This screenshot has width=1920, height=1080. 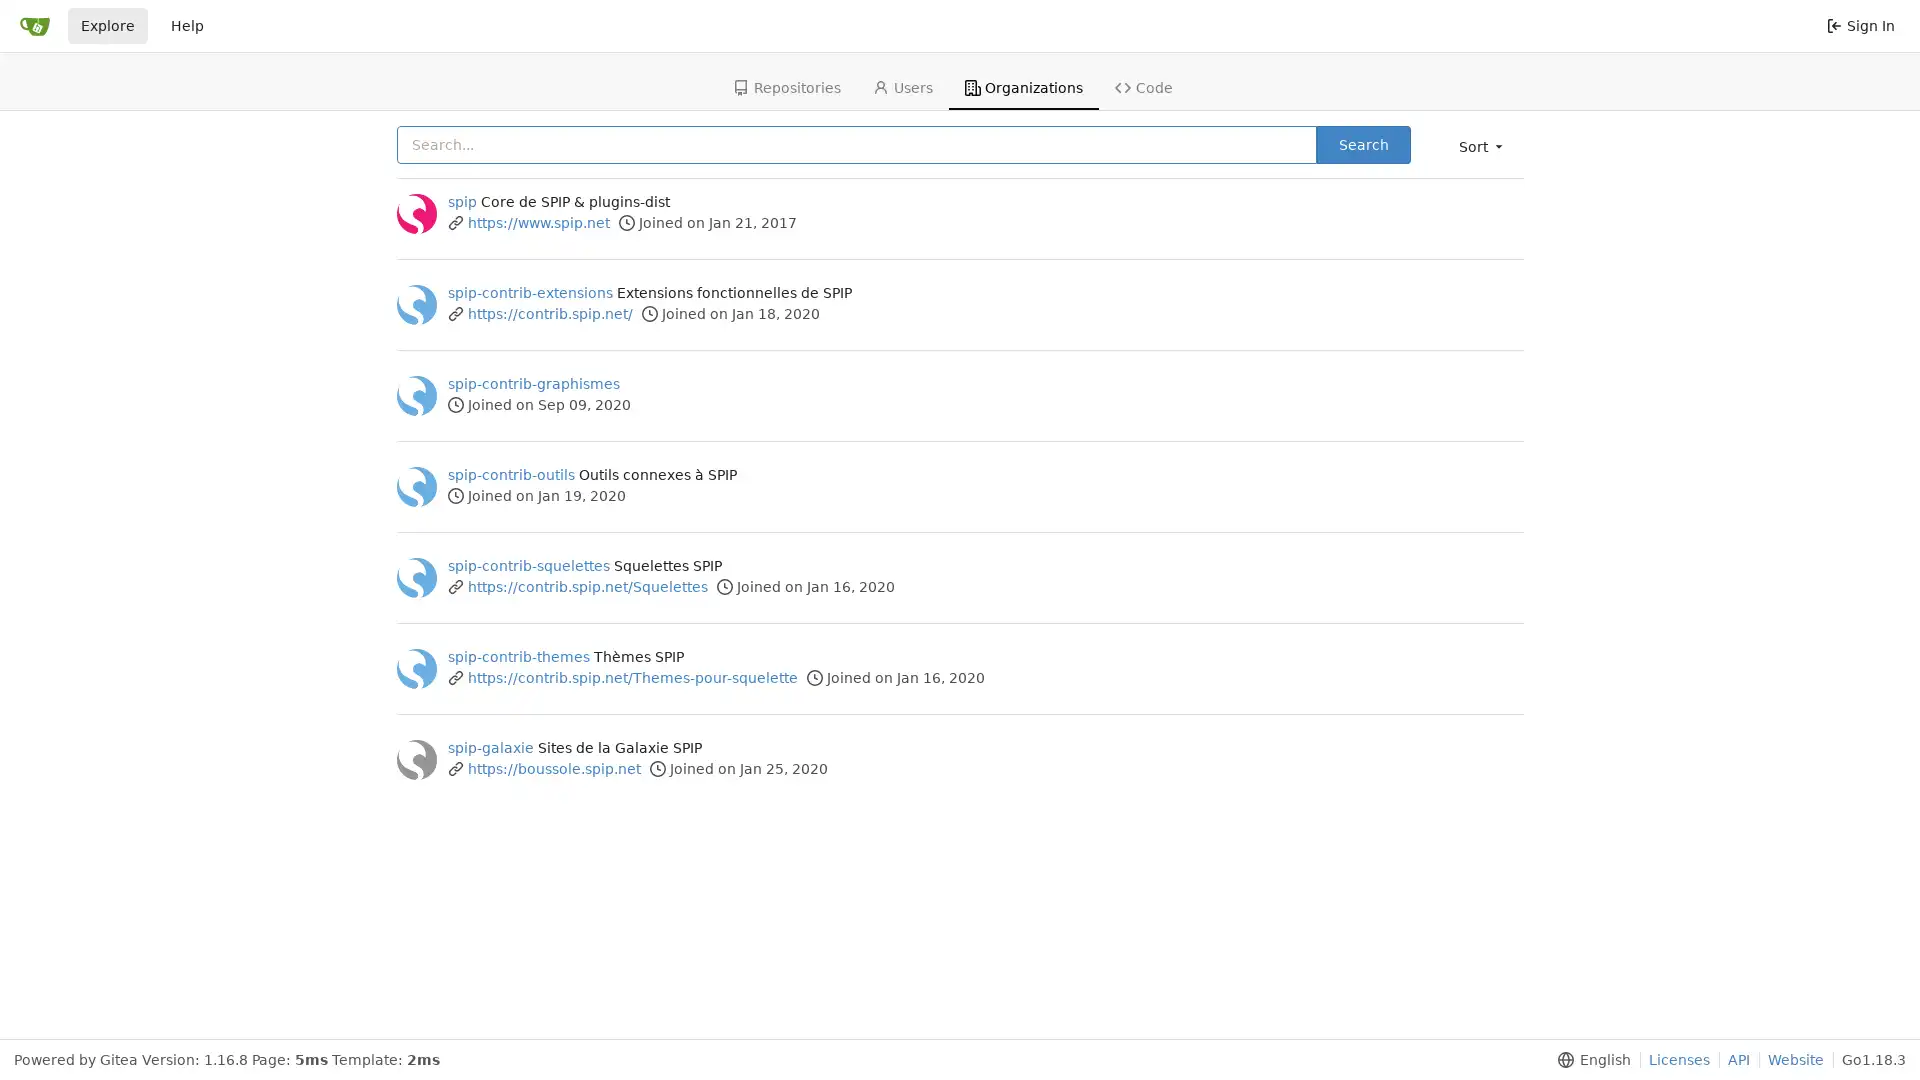 I want to click on Search, so click(x=1362, y=144).